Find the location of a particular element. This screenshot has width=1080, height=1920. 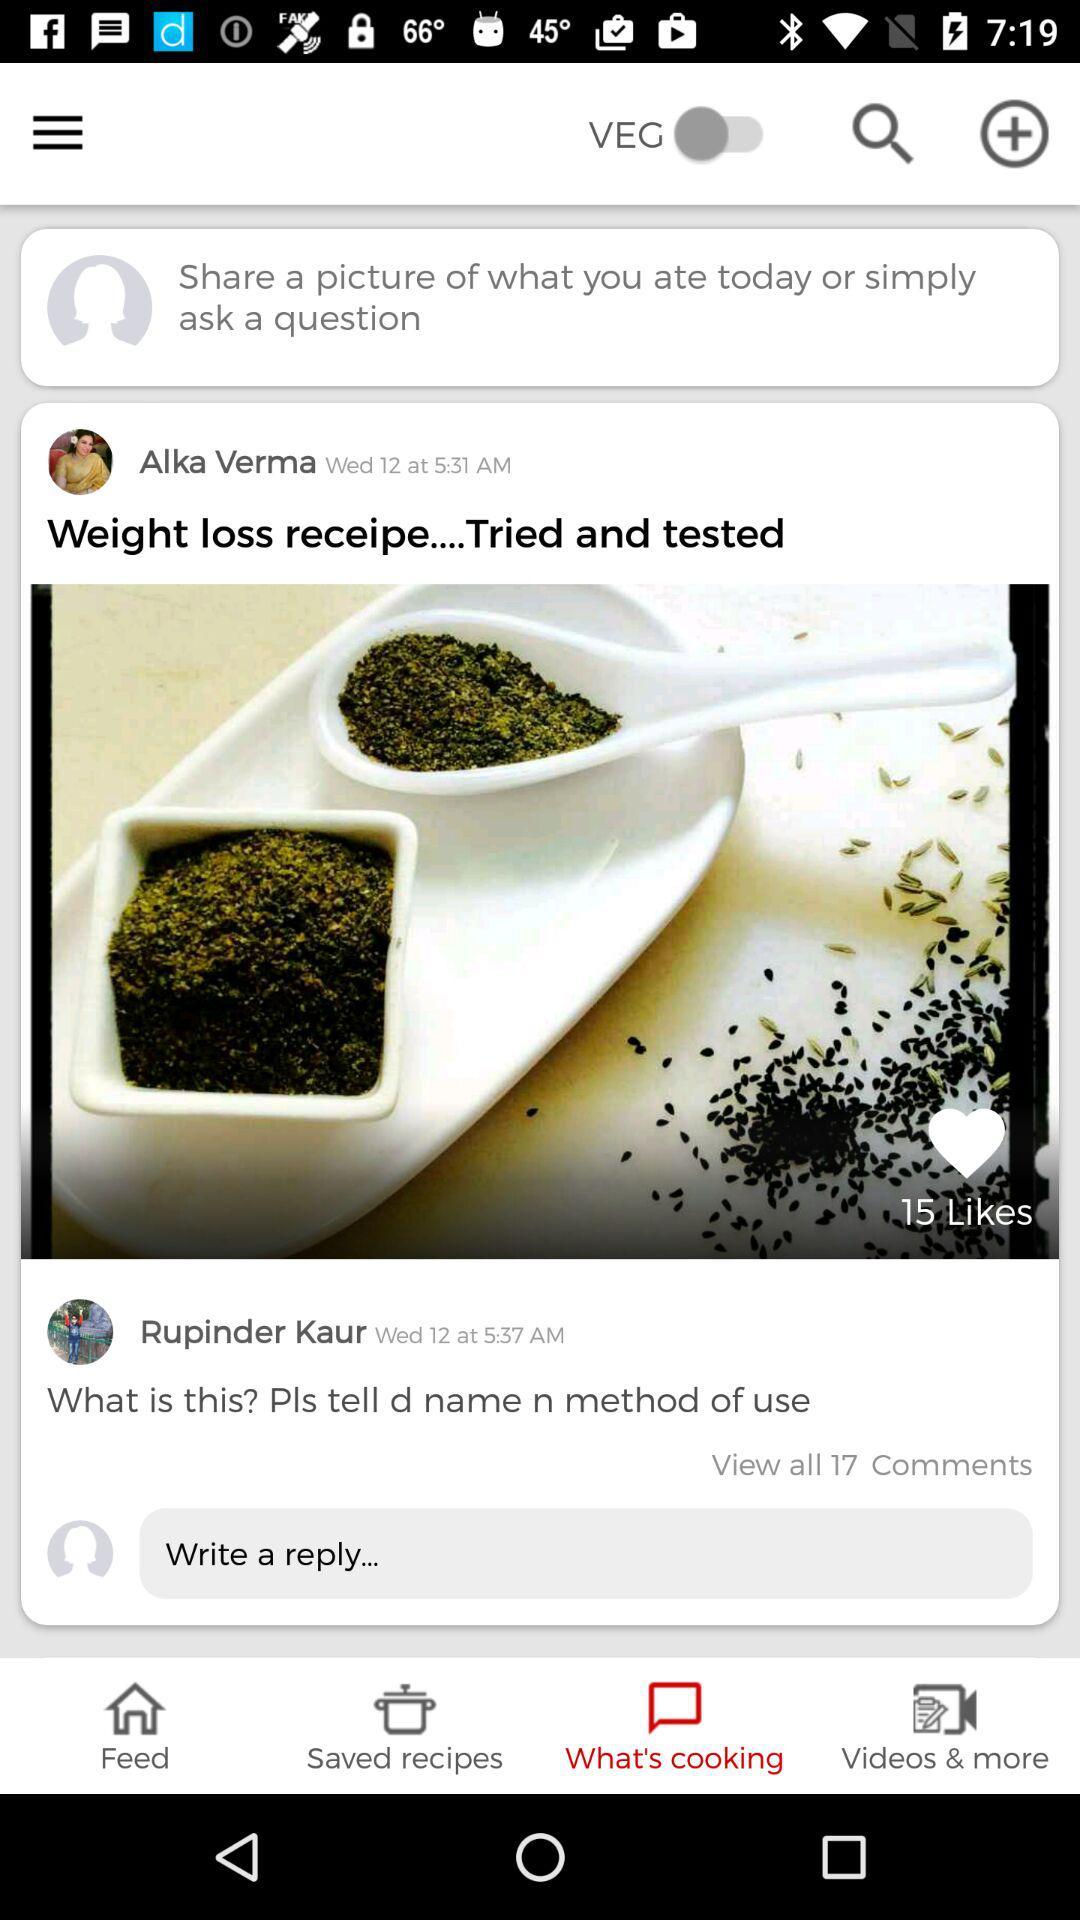

the first item from the top is located at coordinates (540, 1014).